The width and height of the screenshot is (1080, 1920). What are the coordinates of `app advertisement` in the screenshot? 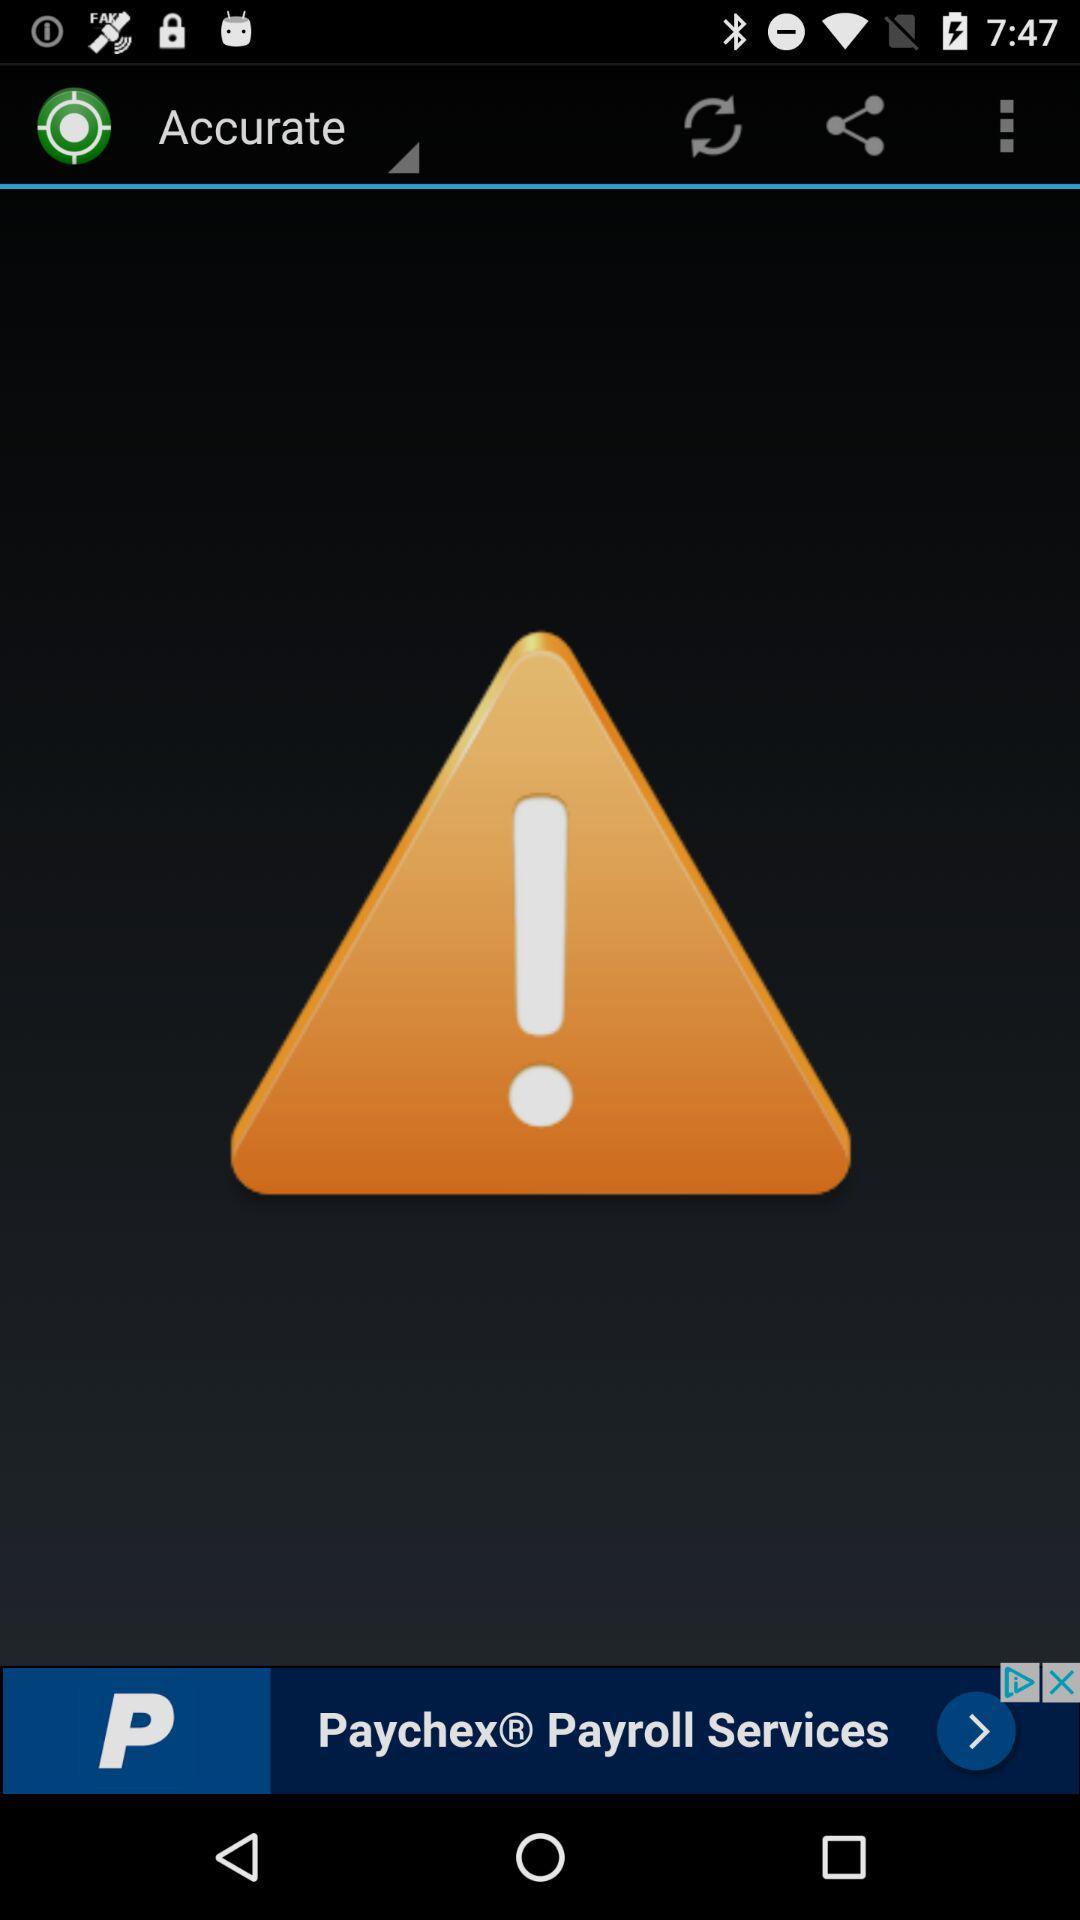 It's located at (540, 1727).